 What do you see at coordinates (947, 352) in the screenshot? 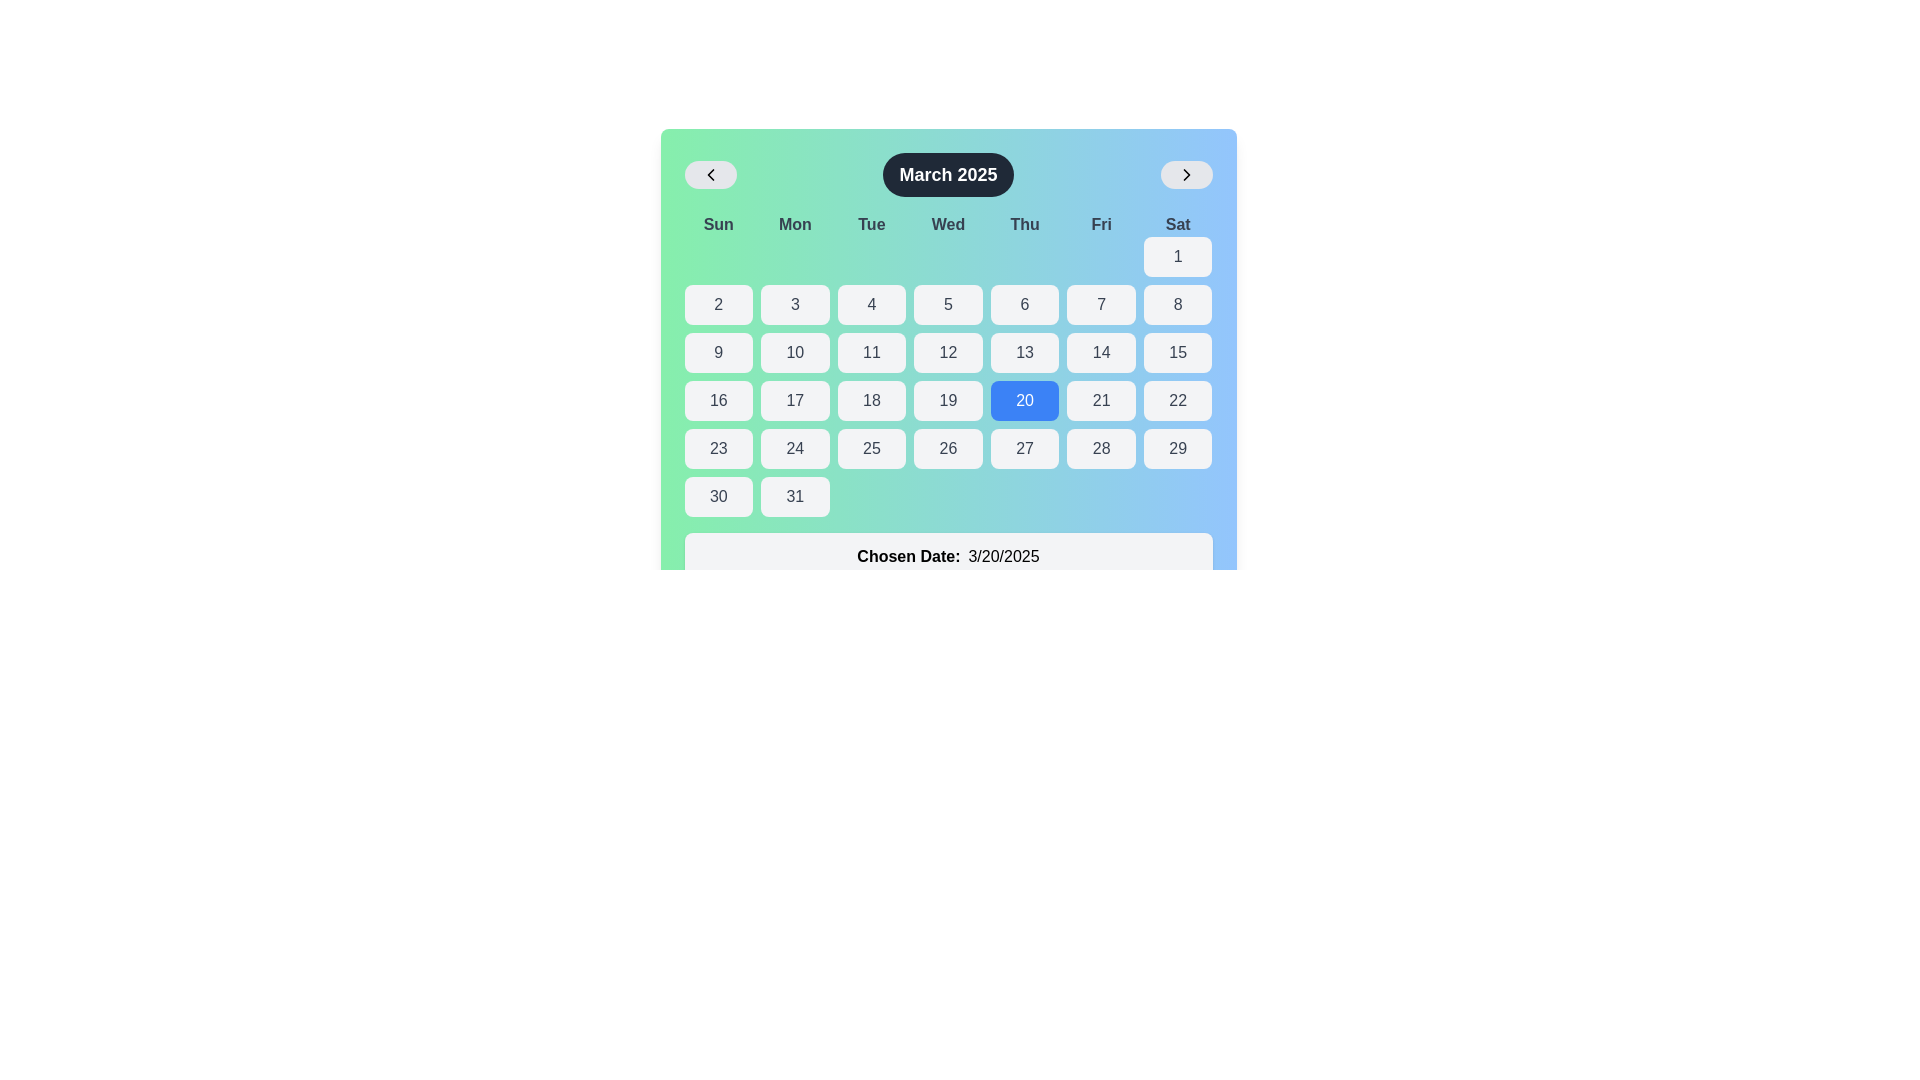
I see `the button representing the 12th day of the month in the calendar interface` at bounding box center [947, 352].